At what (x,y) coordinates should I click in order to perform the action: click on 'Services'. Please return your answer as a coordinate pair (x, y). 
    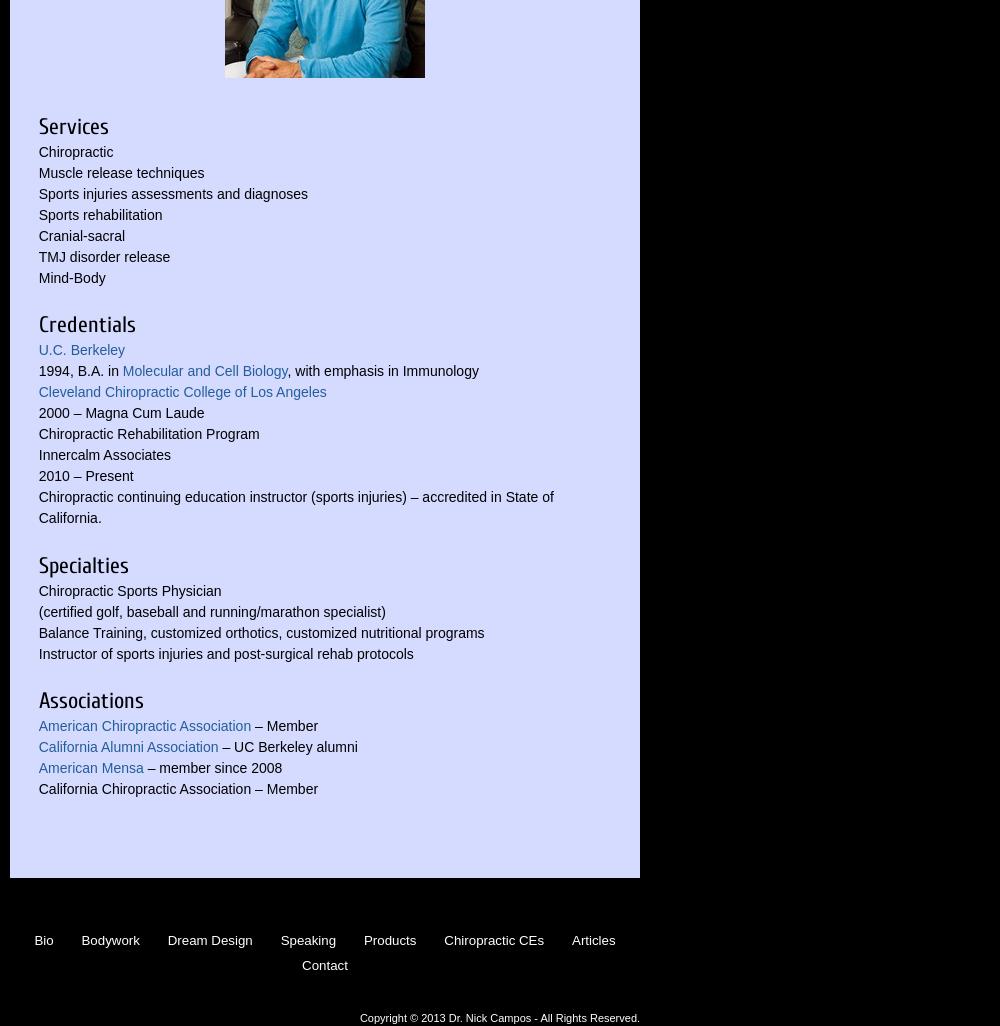
    Looking at the image, I should click on (72, 125).